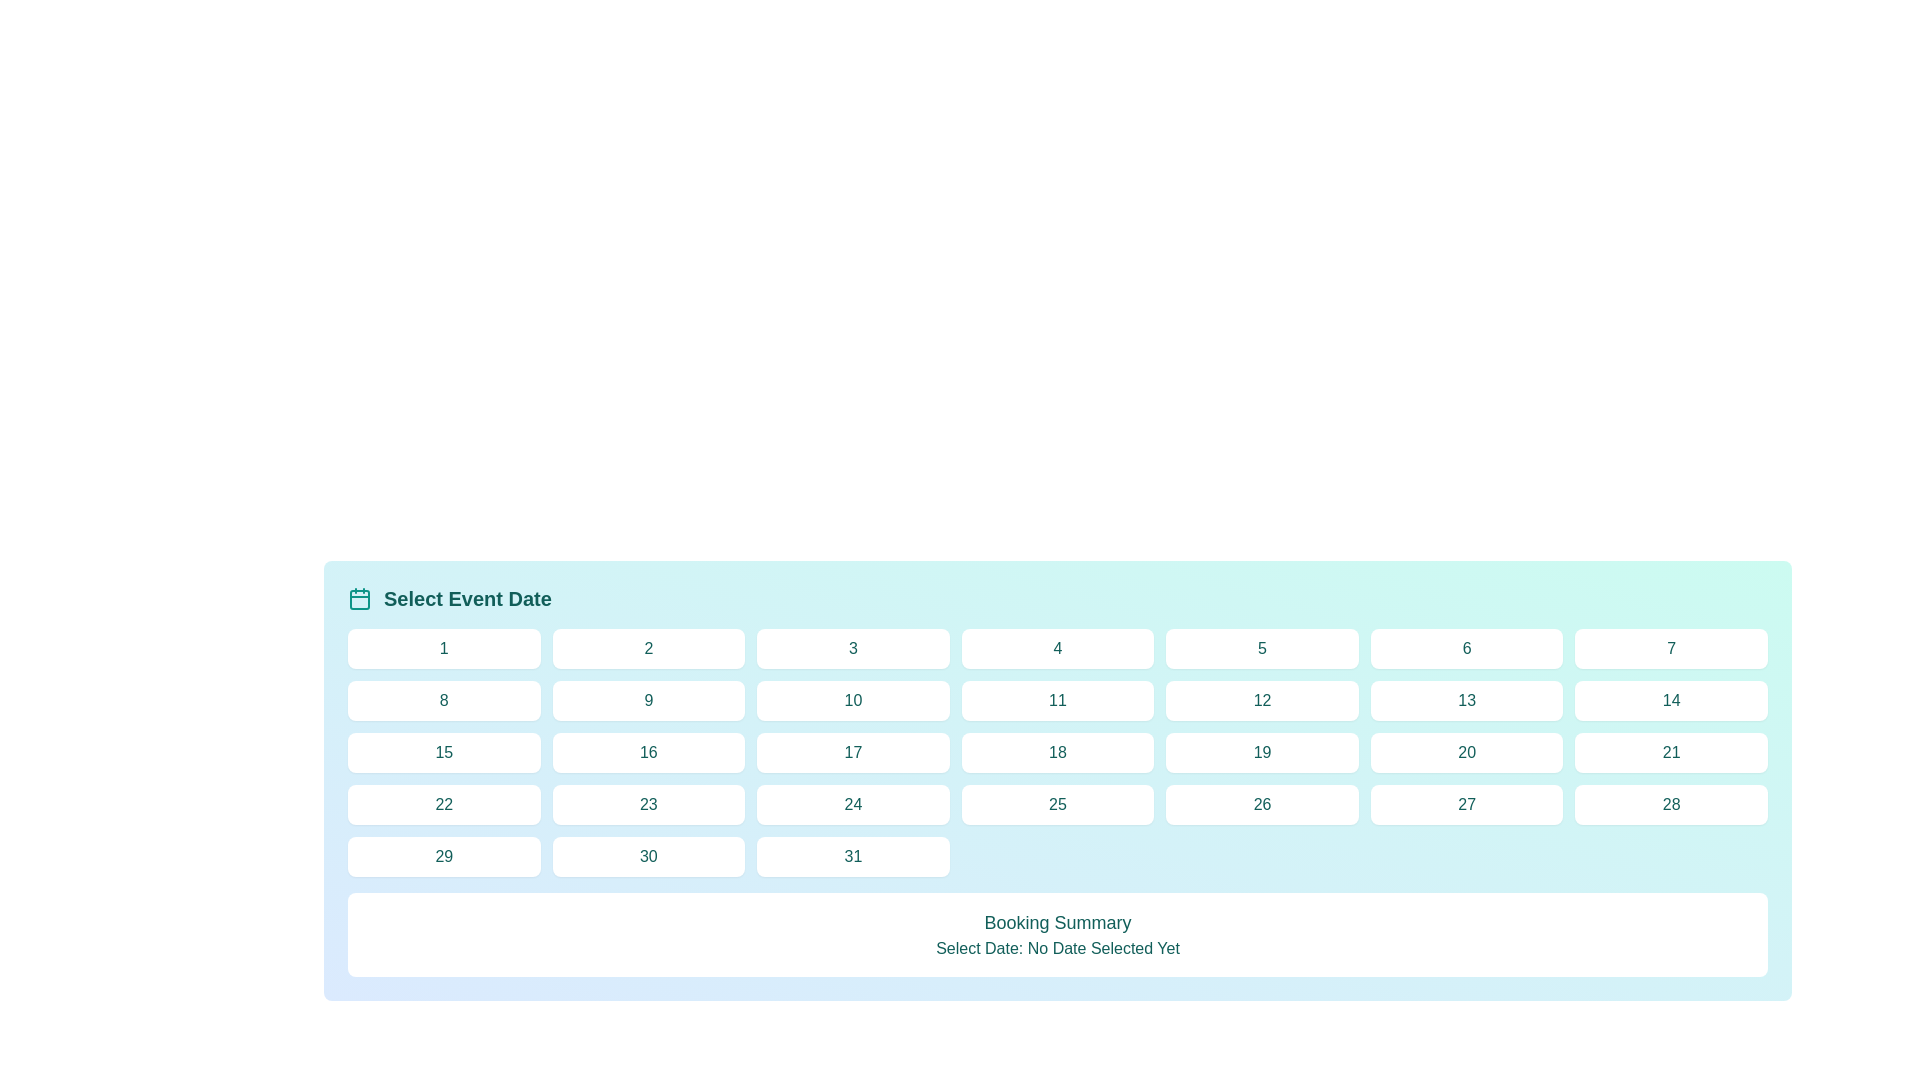 Image resolution: width=1920 pixels, height=1080 pixels. Describe the element at coordinates (853, 752) in the screenshot. I see `the date selection button for the 17th day of the month, located in the third row and fourth column of the calendar interface` at that location.